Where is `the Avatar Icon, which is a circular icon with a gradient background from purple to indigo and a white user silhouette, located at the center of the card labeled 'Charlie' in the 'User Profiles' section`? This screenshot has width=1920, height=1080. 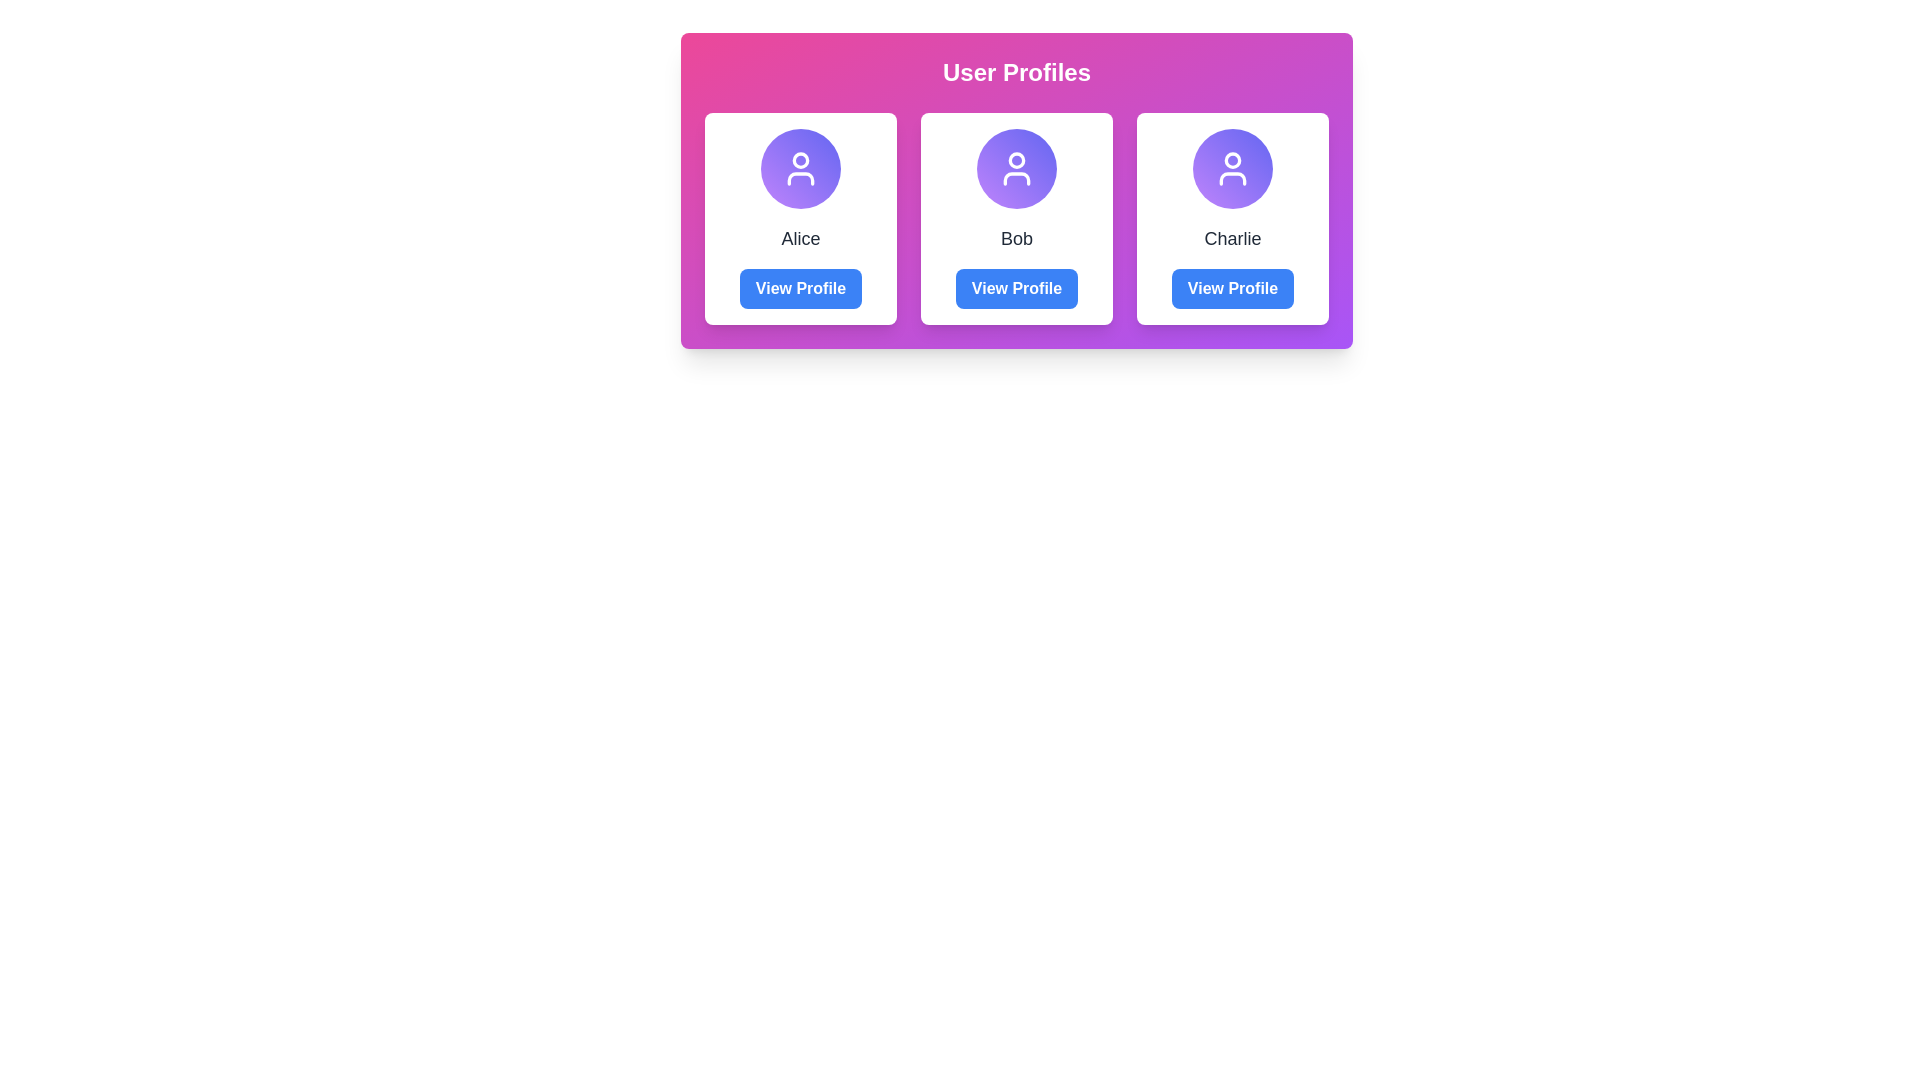
the Avatar Icon, which is a circular icon with a gradient background from purple to indigo and a white user silhouette, located at the center of the card labeled 'Charlie' in the 'User Profiles' section is located at coordinates (1232, 168).